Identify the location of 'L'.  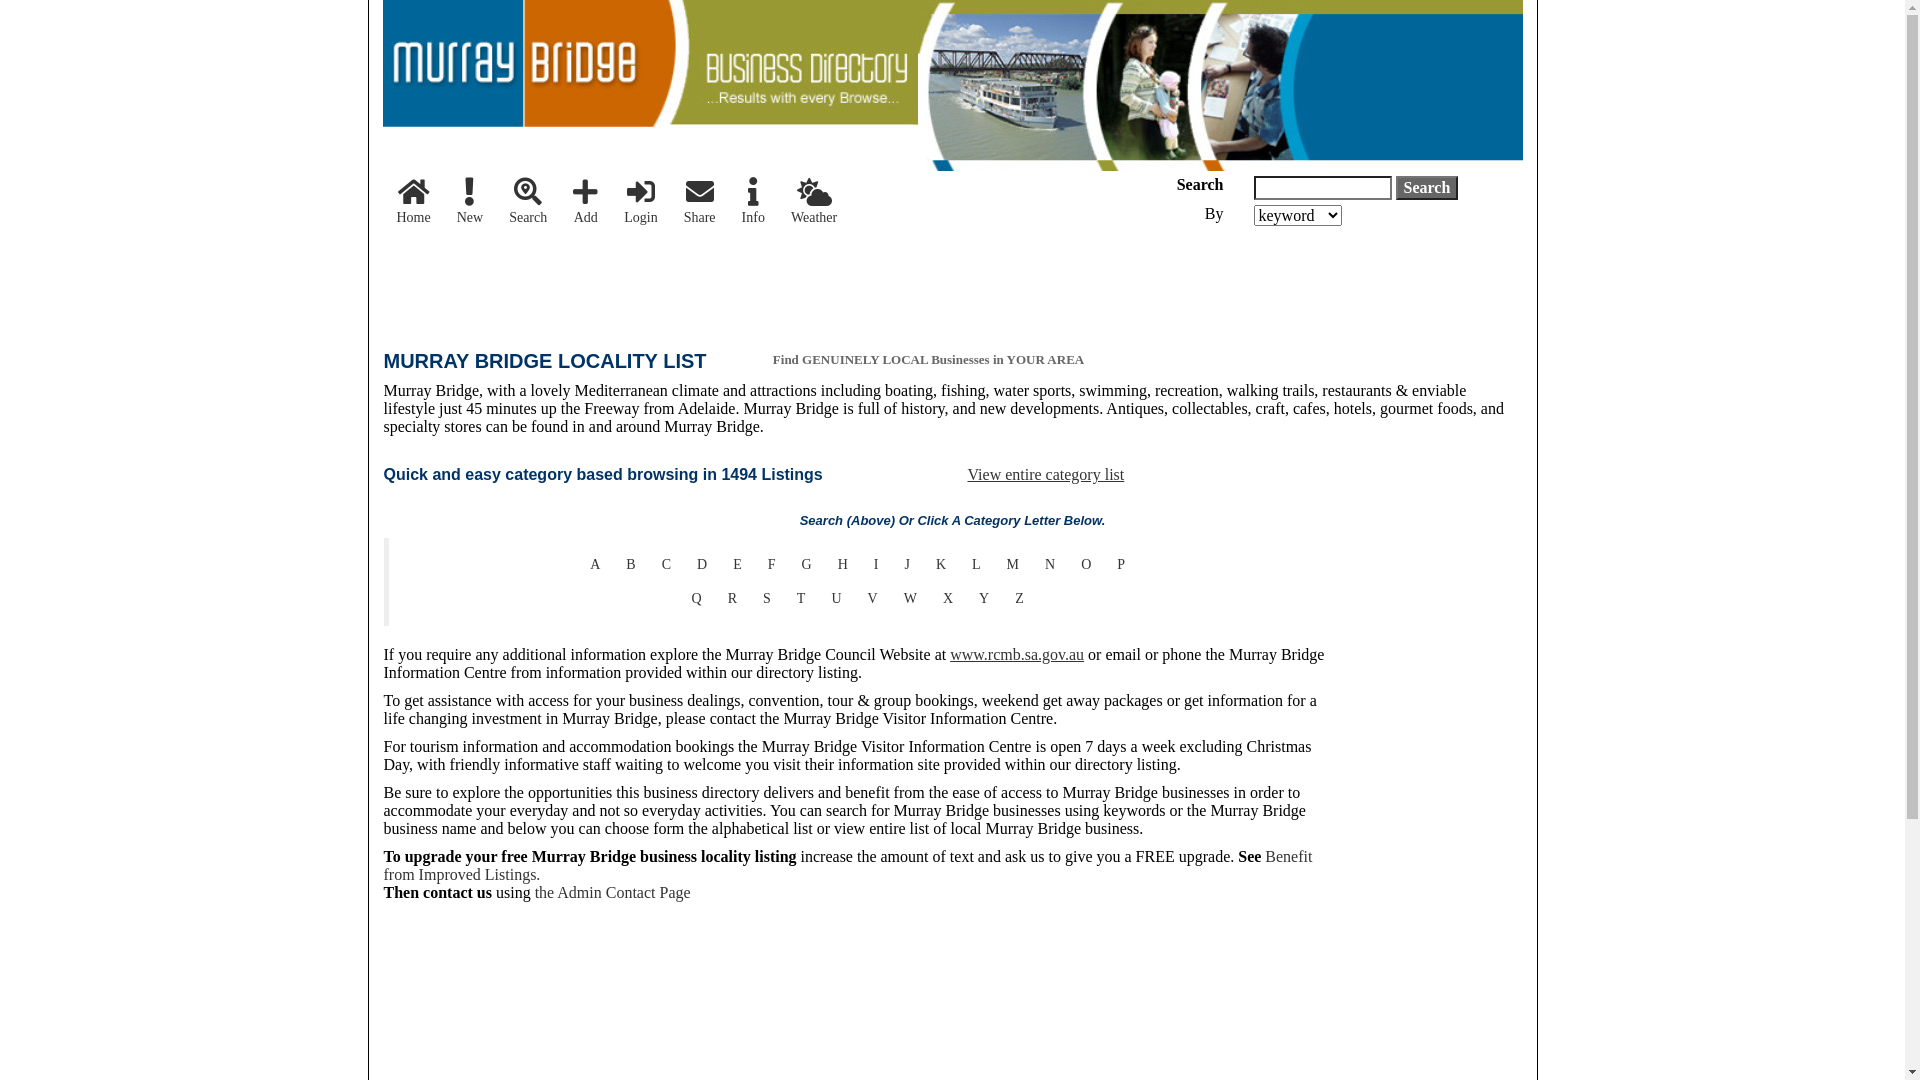
(976, 564).